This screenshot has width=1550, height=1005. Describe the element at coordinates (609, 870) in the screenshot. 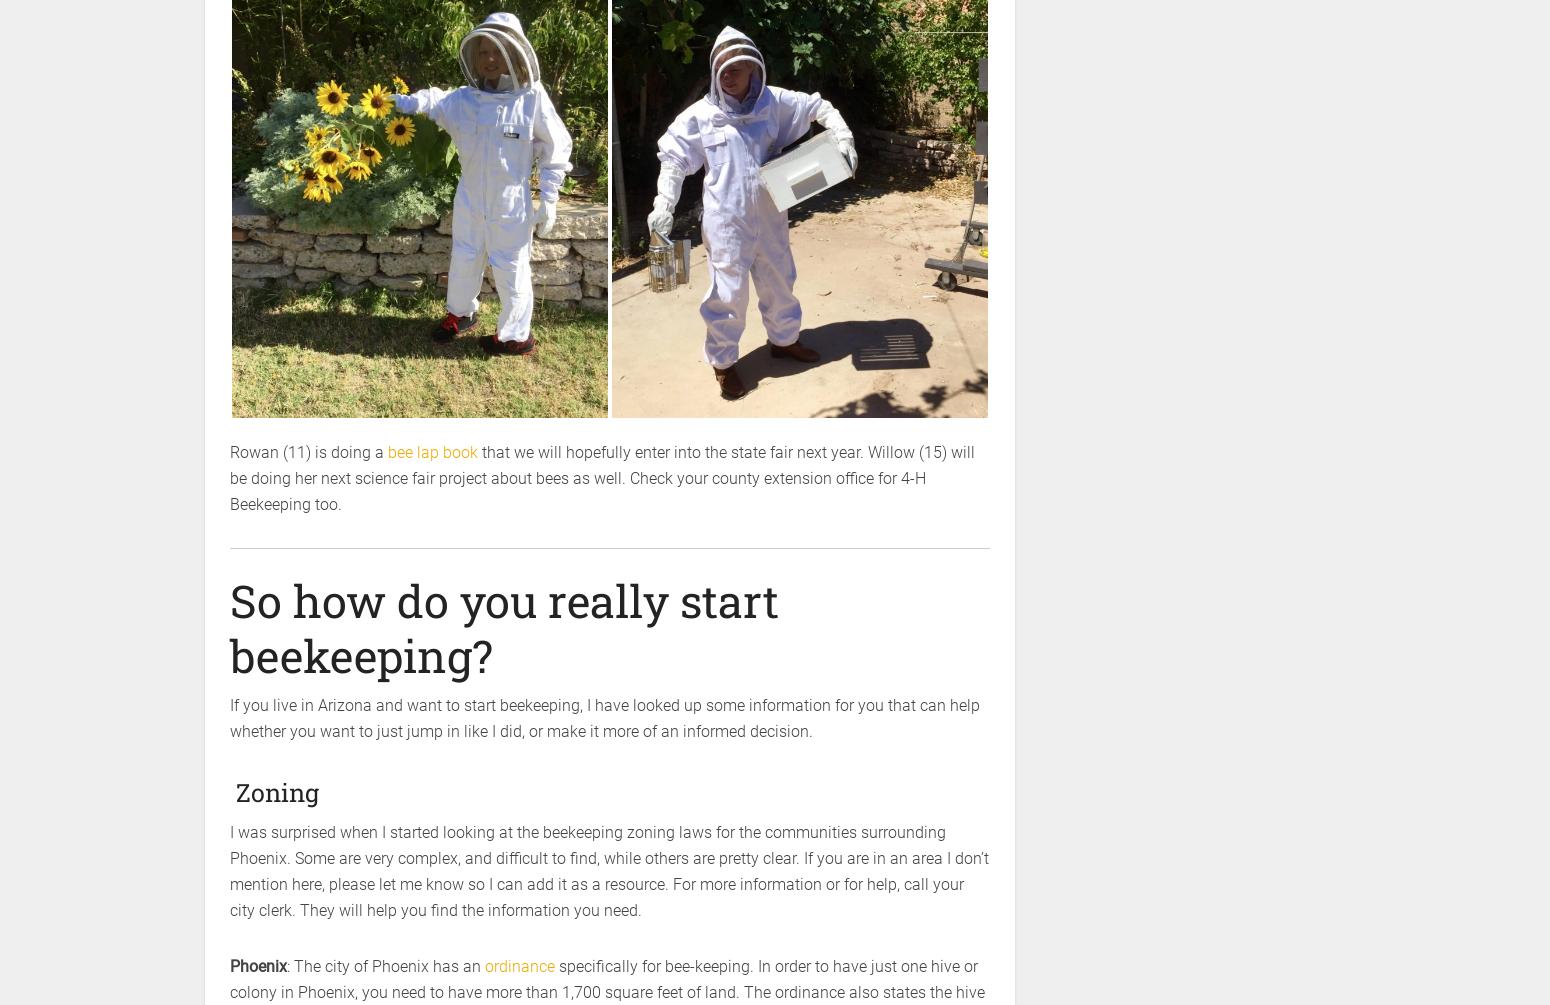

I see `'I was surprised when I started looking at the beekeeping zoning laws for the communities surrounding Phoenix. Some are very complex, and difficult to find, while others are pretty clear. If you are in an area I don’t mention here, please let me know so I can add it as a resource. For more information or for help, call your city clerk. They will help you find the information you need.'` at that location.